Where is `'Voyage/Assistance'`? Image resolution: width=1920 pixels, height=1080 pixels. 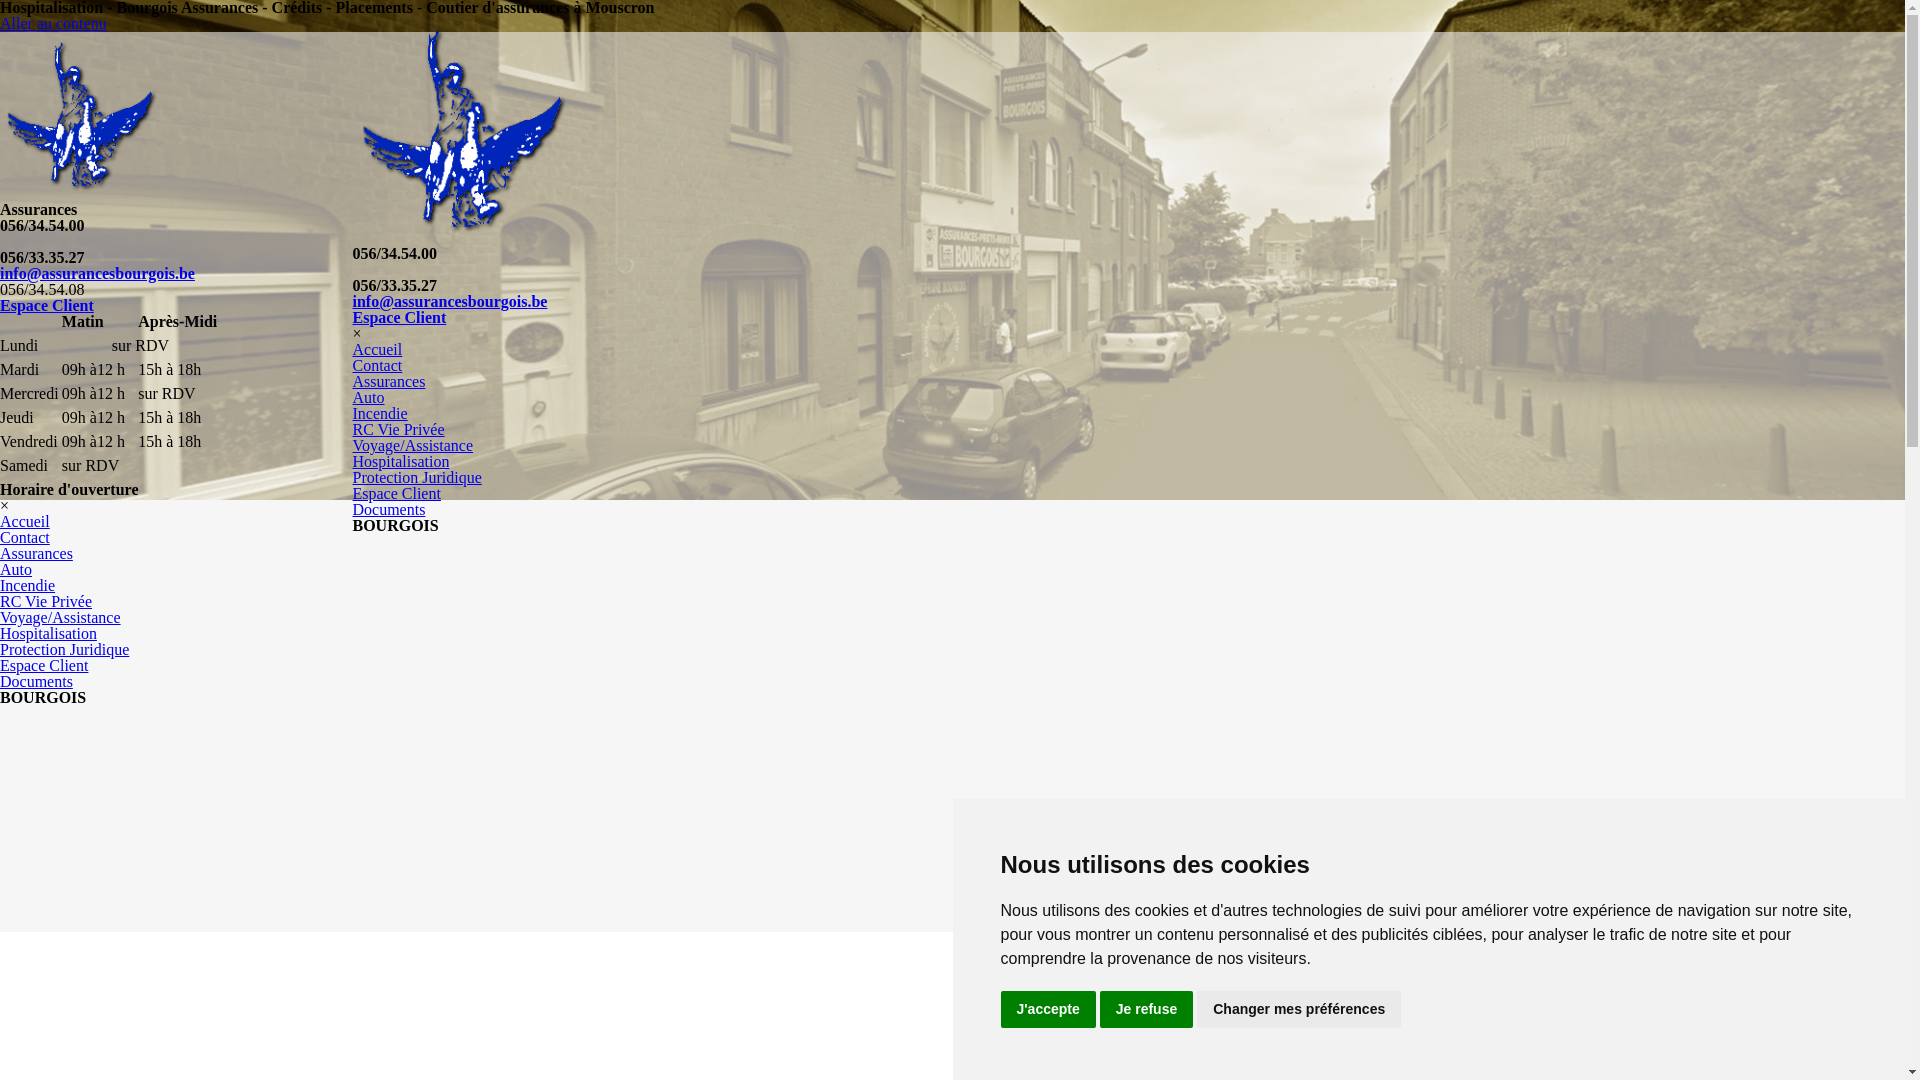 'Voyage/Assistance' is located at coordinates (60, 616).